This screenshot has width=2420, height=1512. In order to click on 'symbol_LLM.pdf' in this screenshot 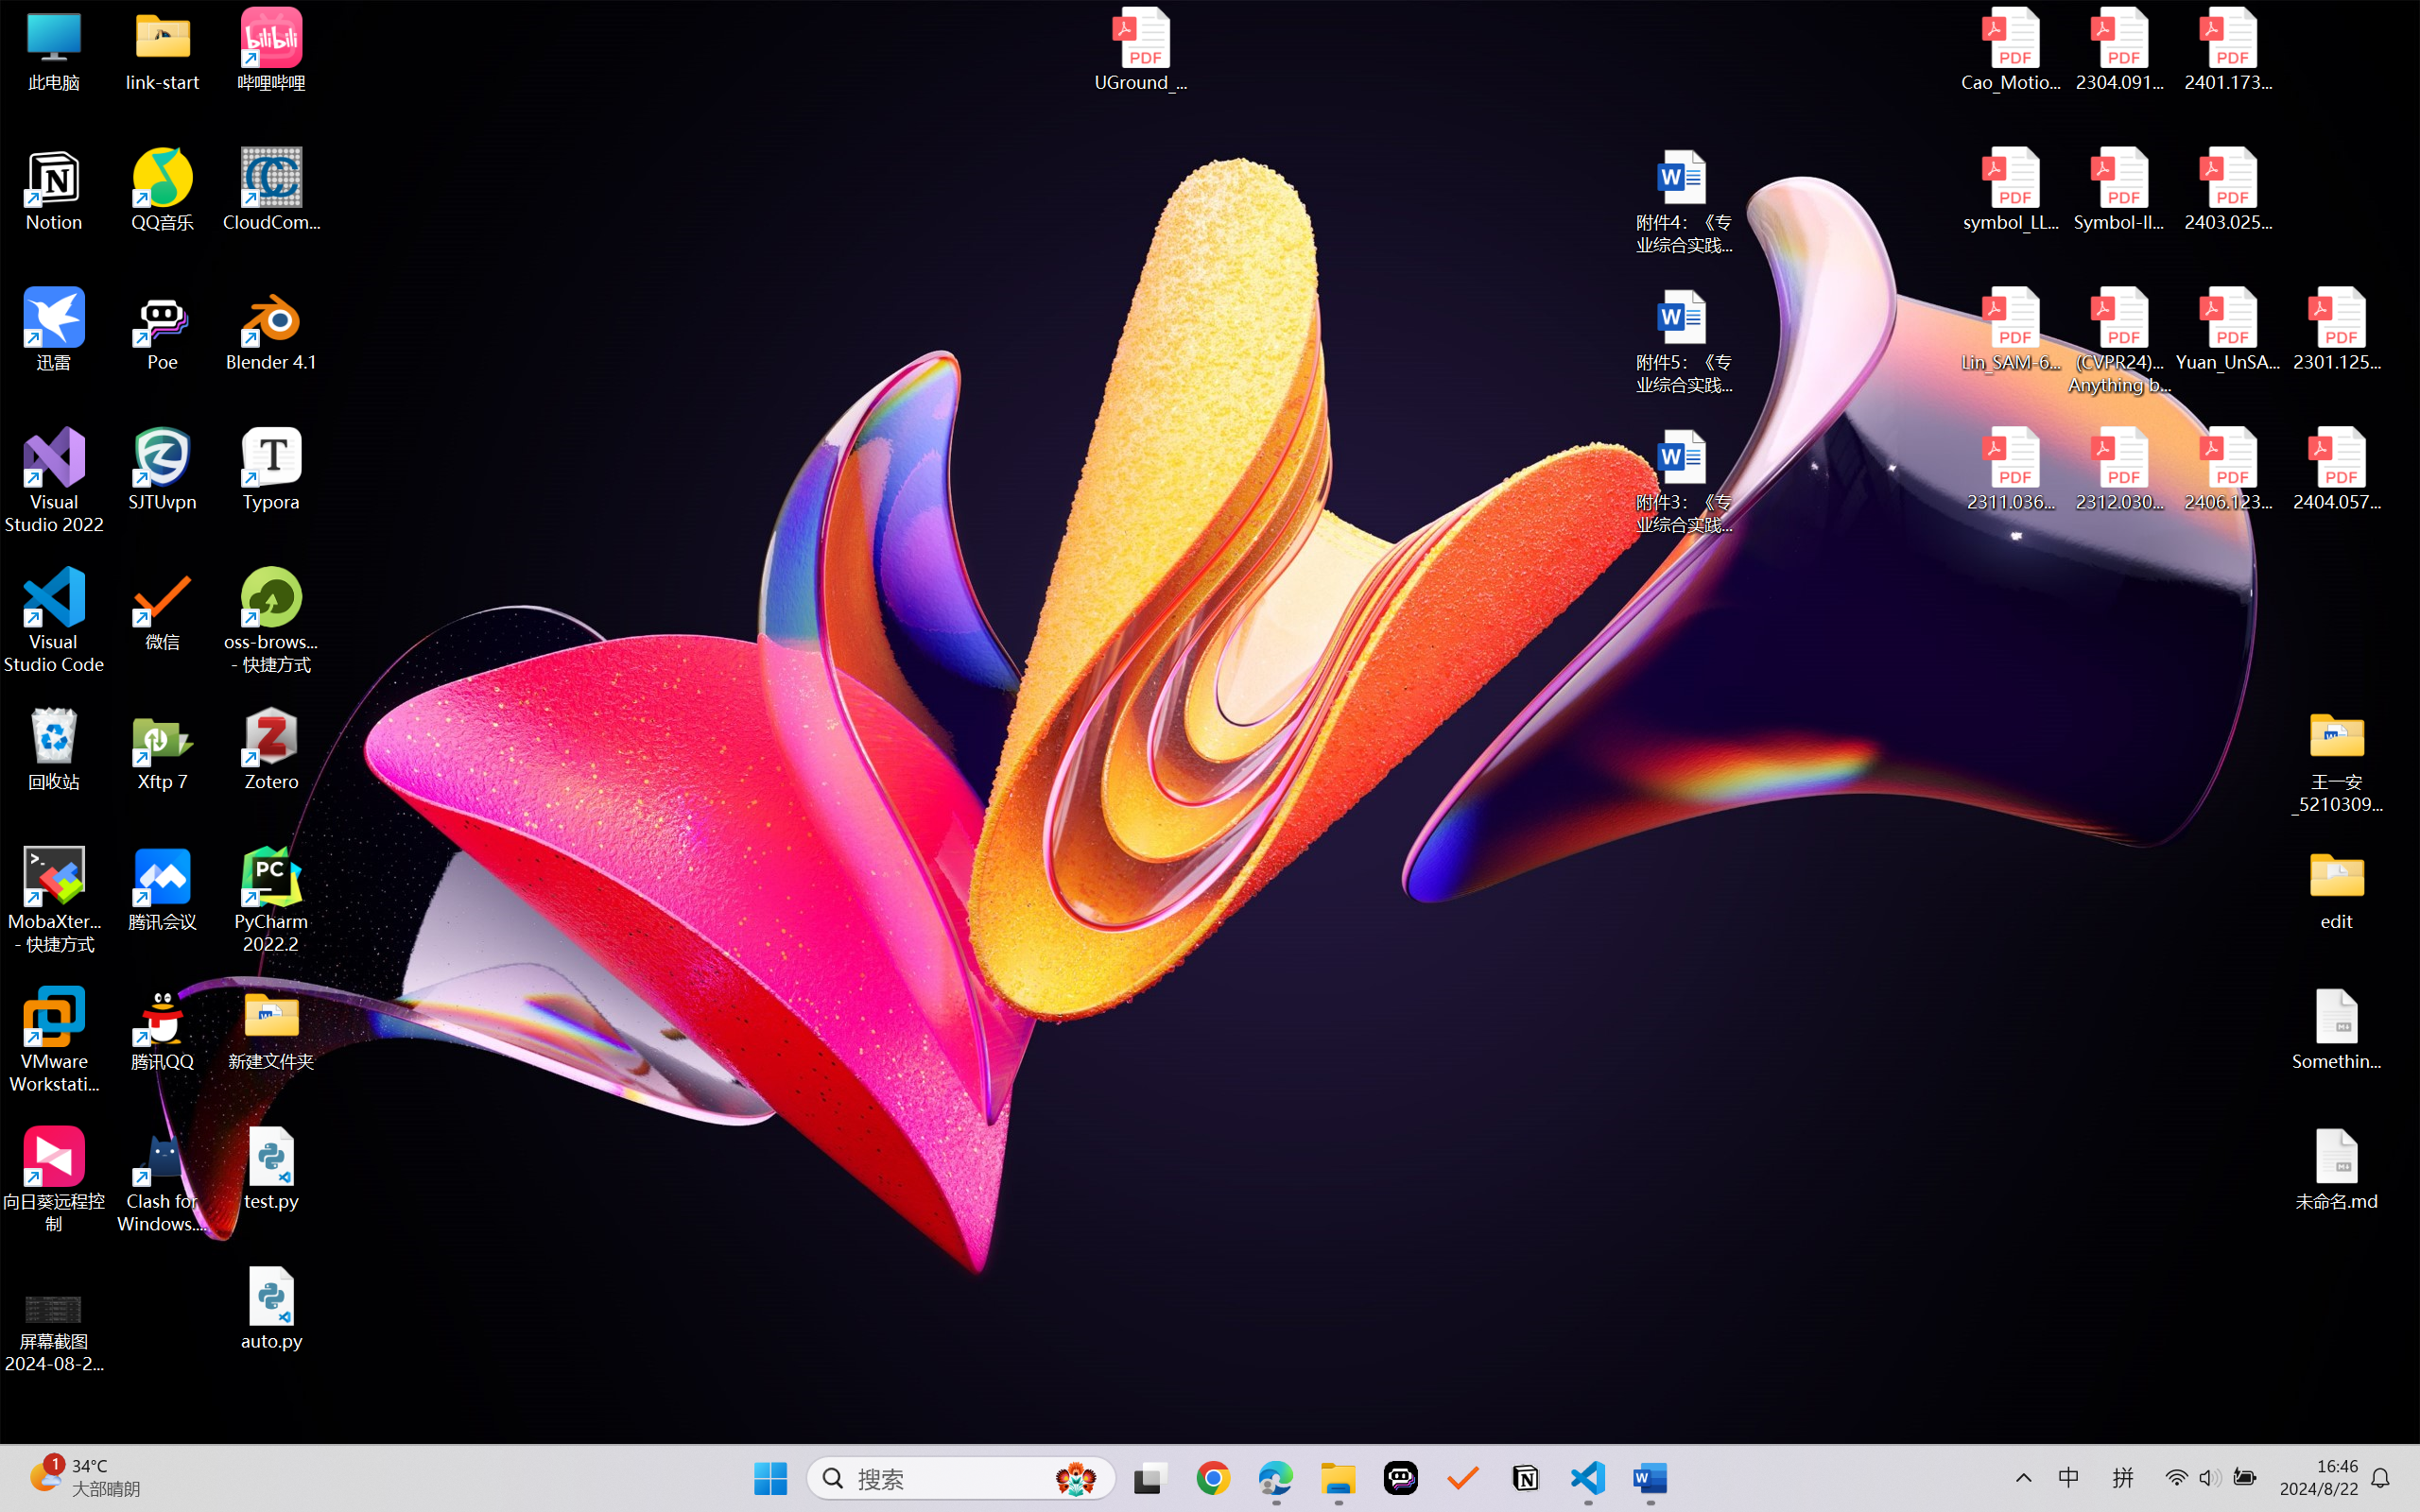, I will do `click(2011, 190)`.